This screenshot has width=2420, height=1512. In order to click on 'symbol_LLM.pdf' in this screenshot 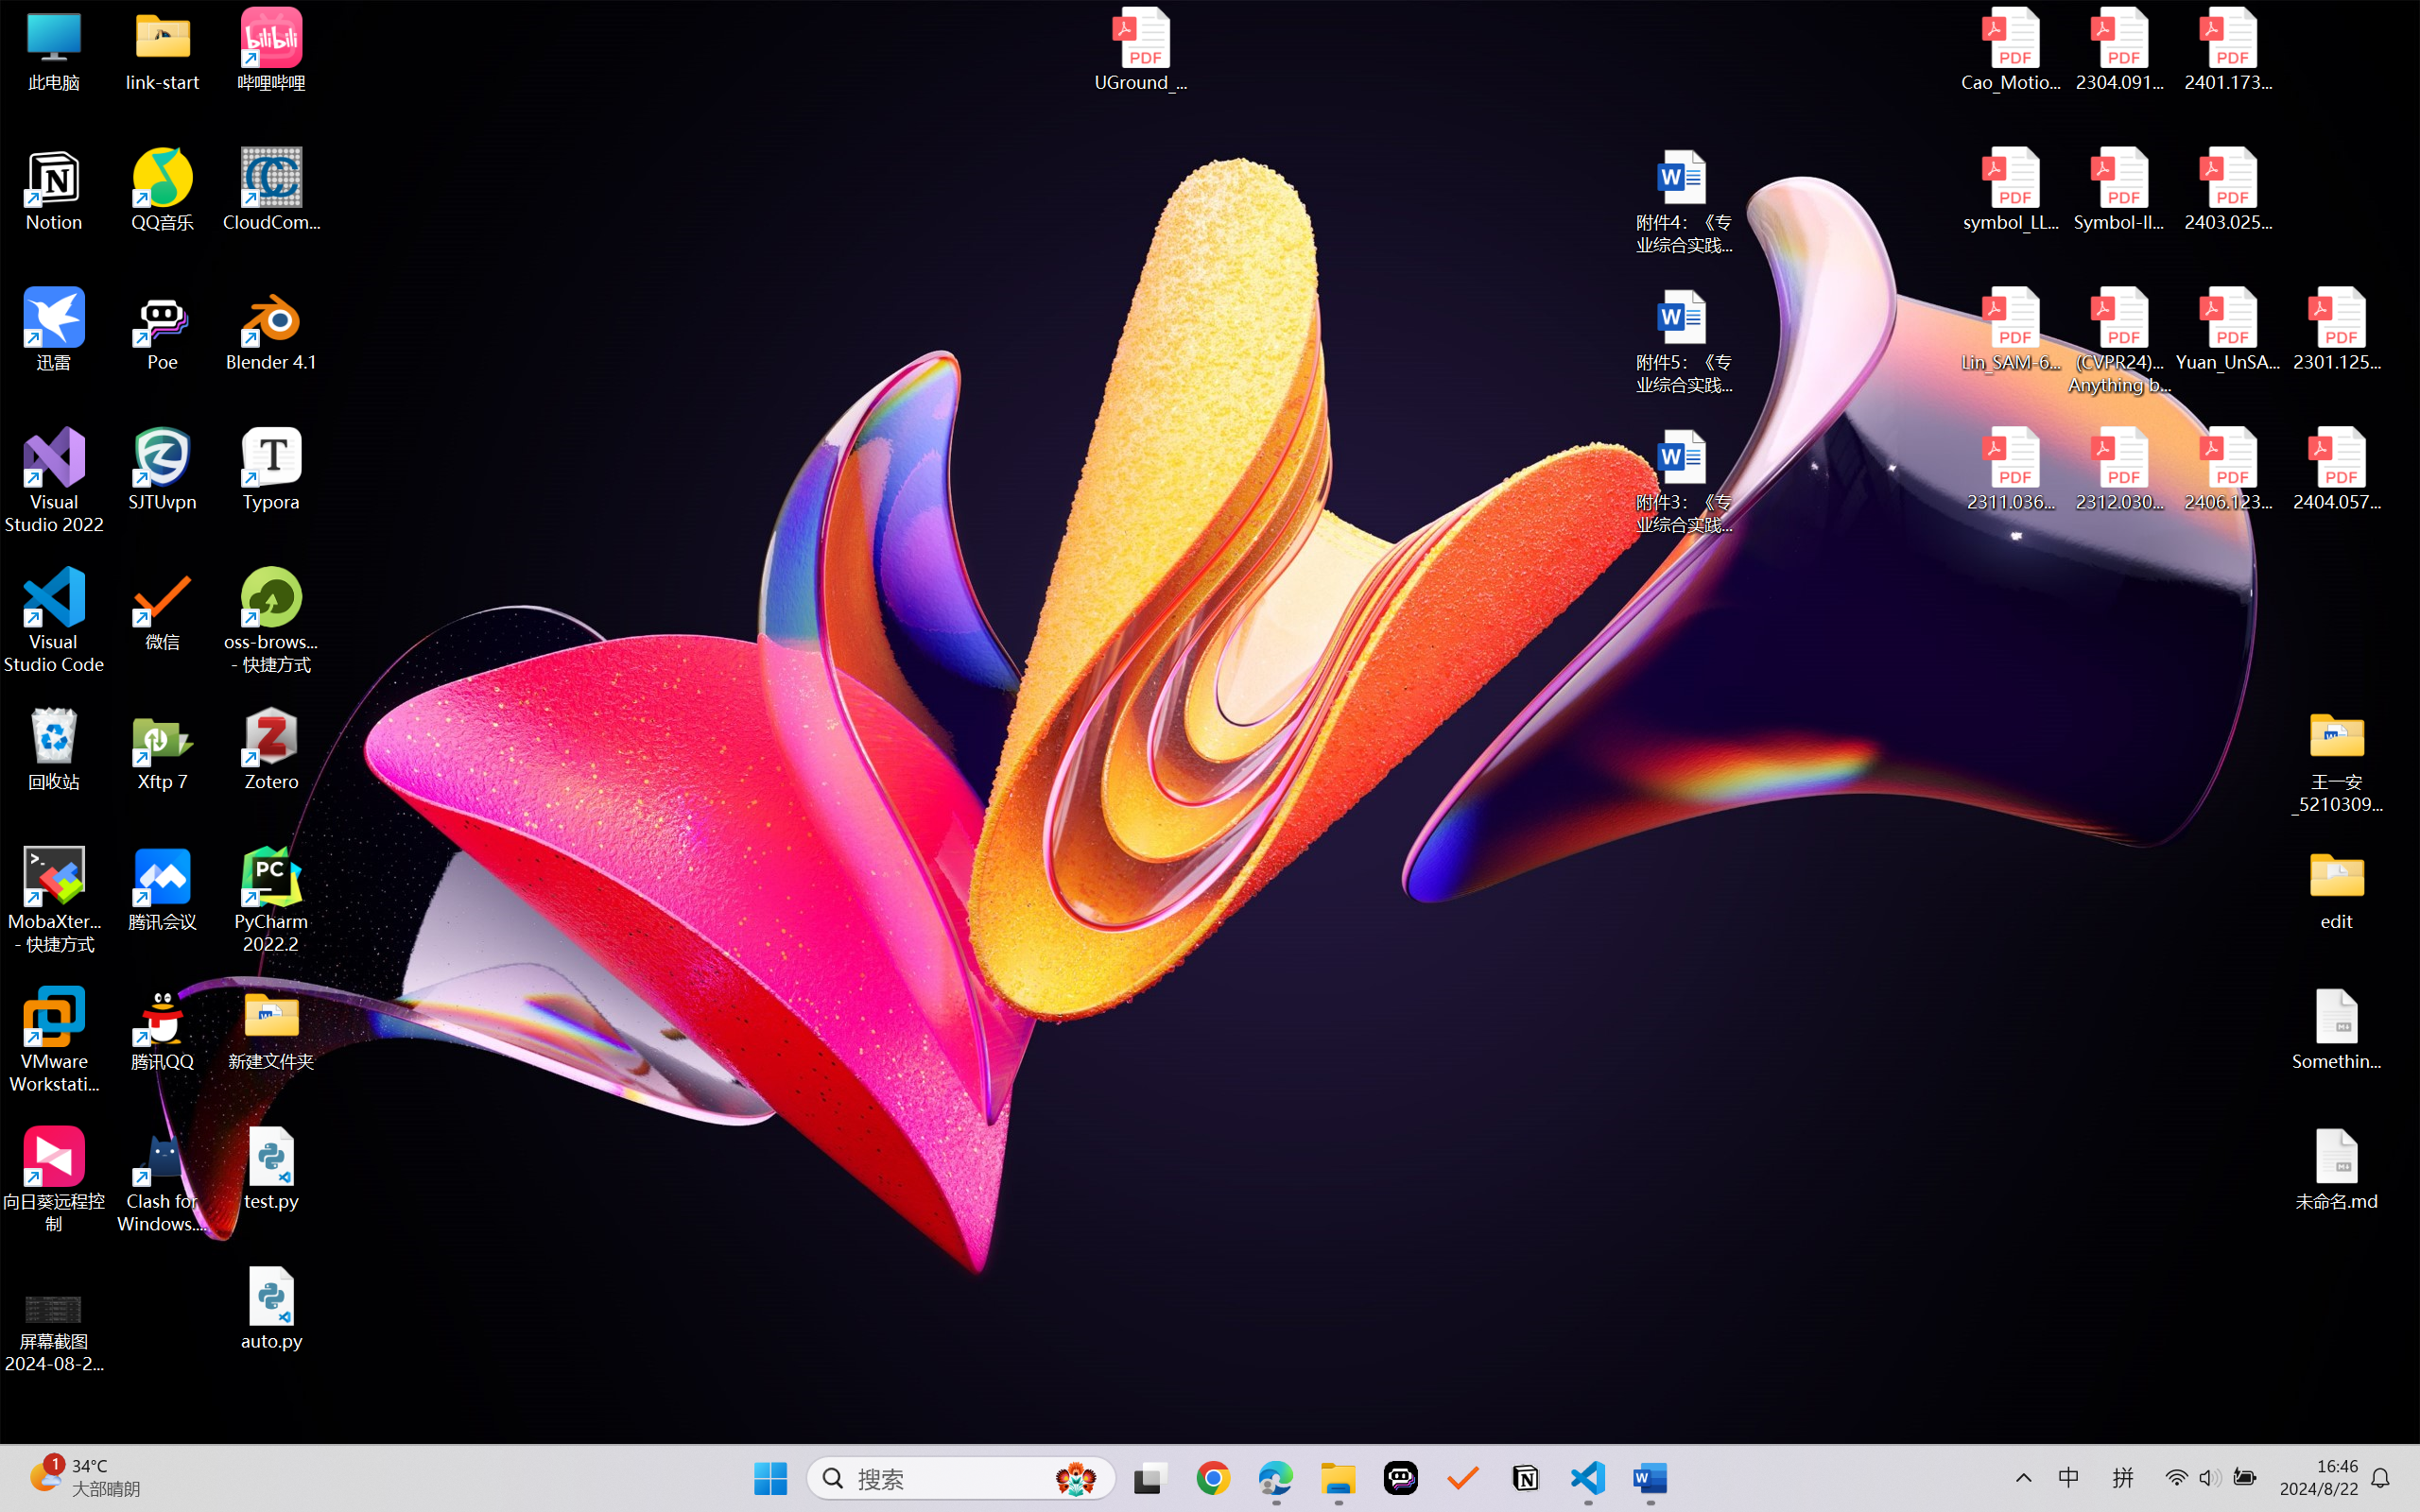, I will do `click(2011, 190)`.